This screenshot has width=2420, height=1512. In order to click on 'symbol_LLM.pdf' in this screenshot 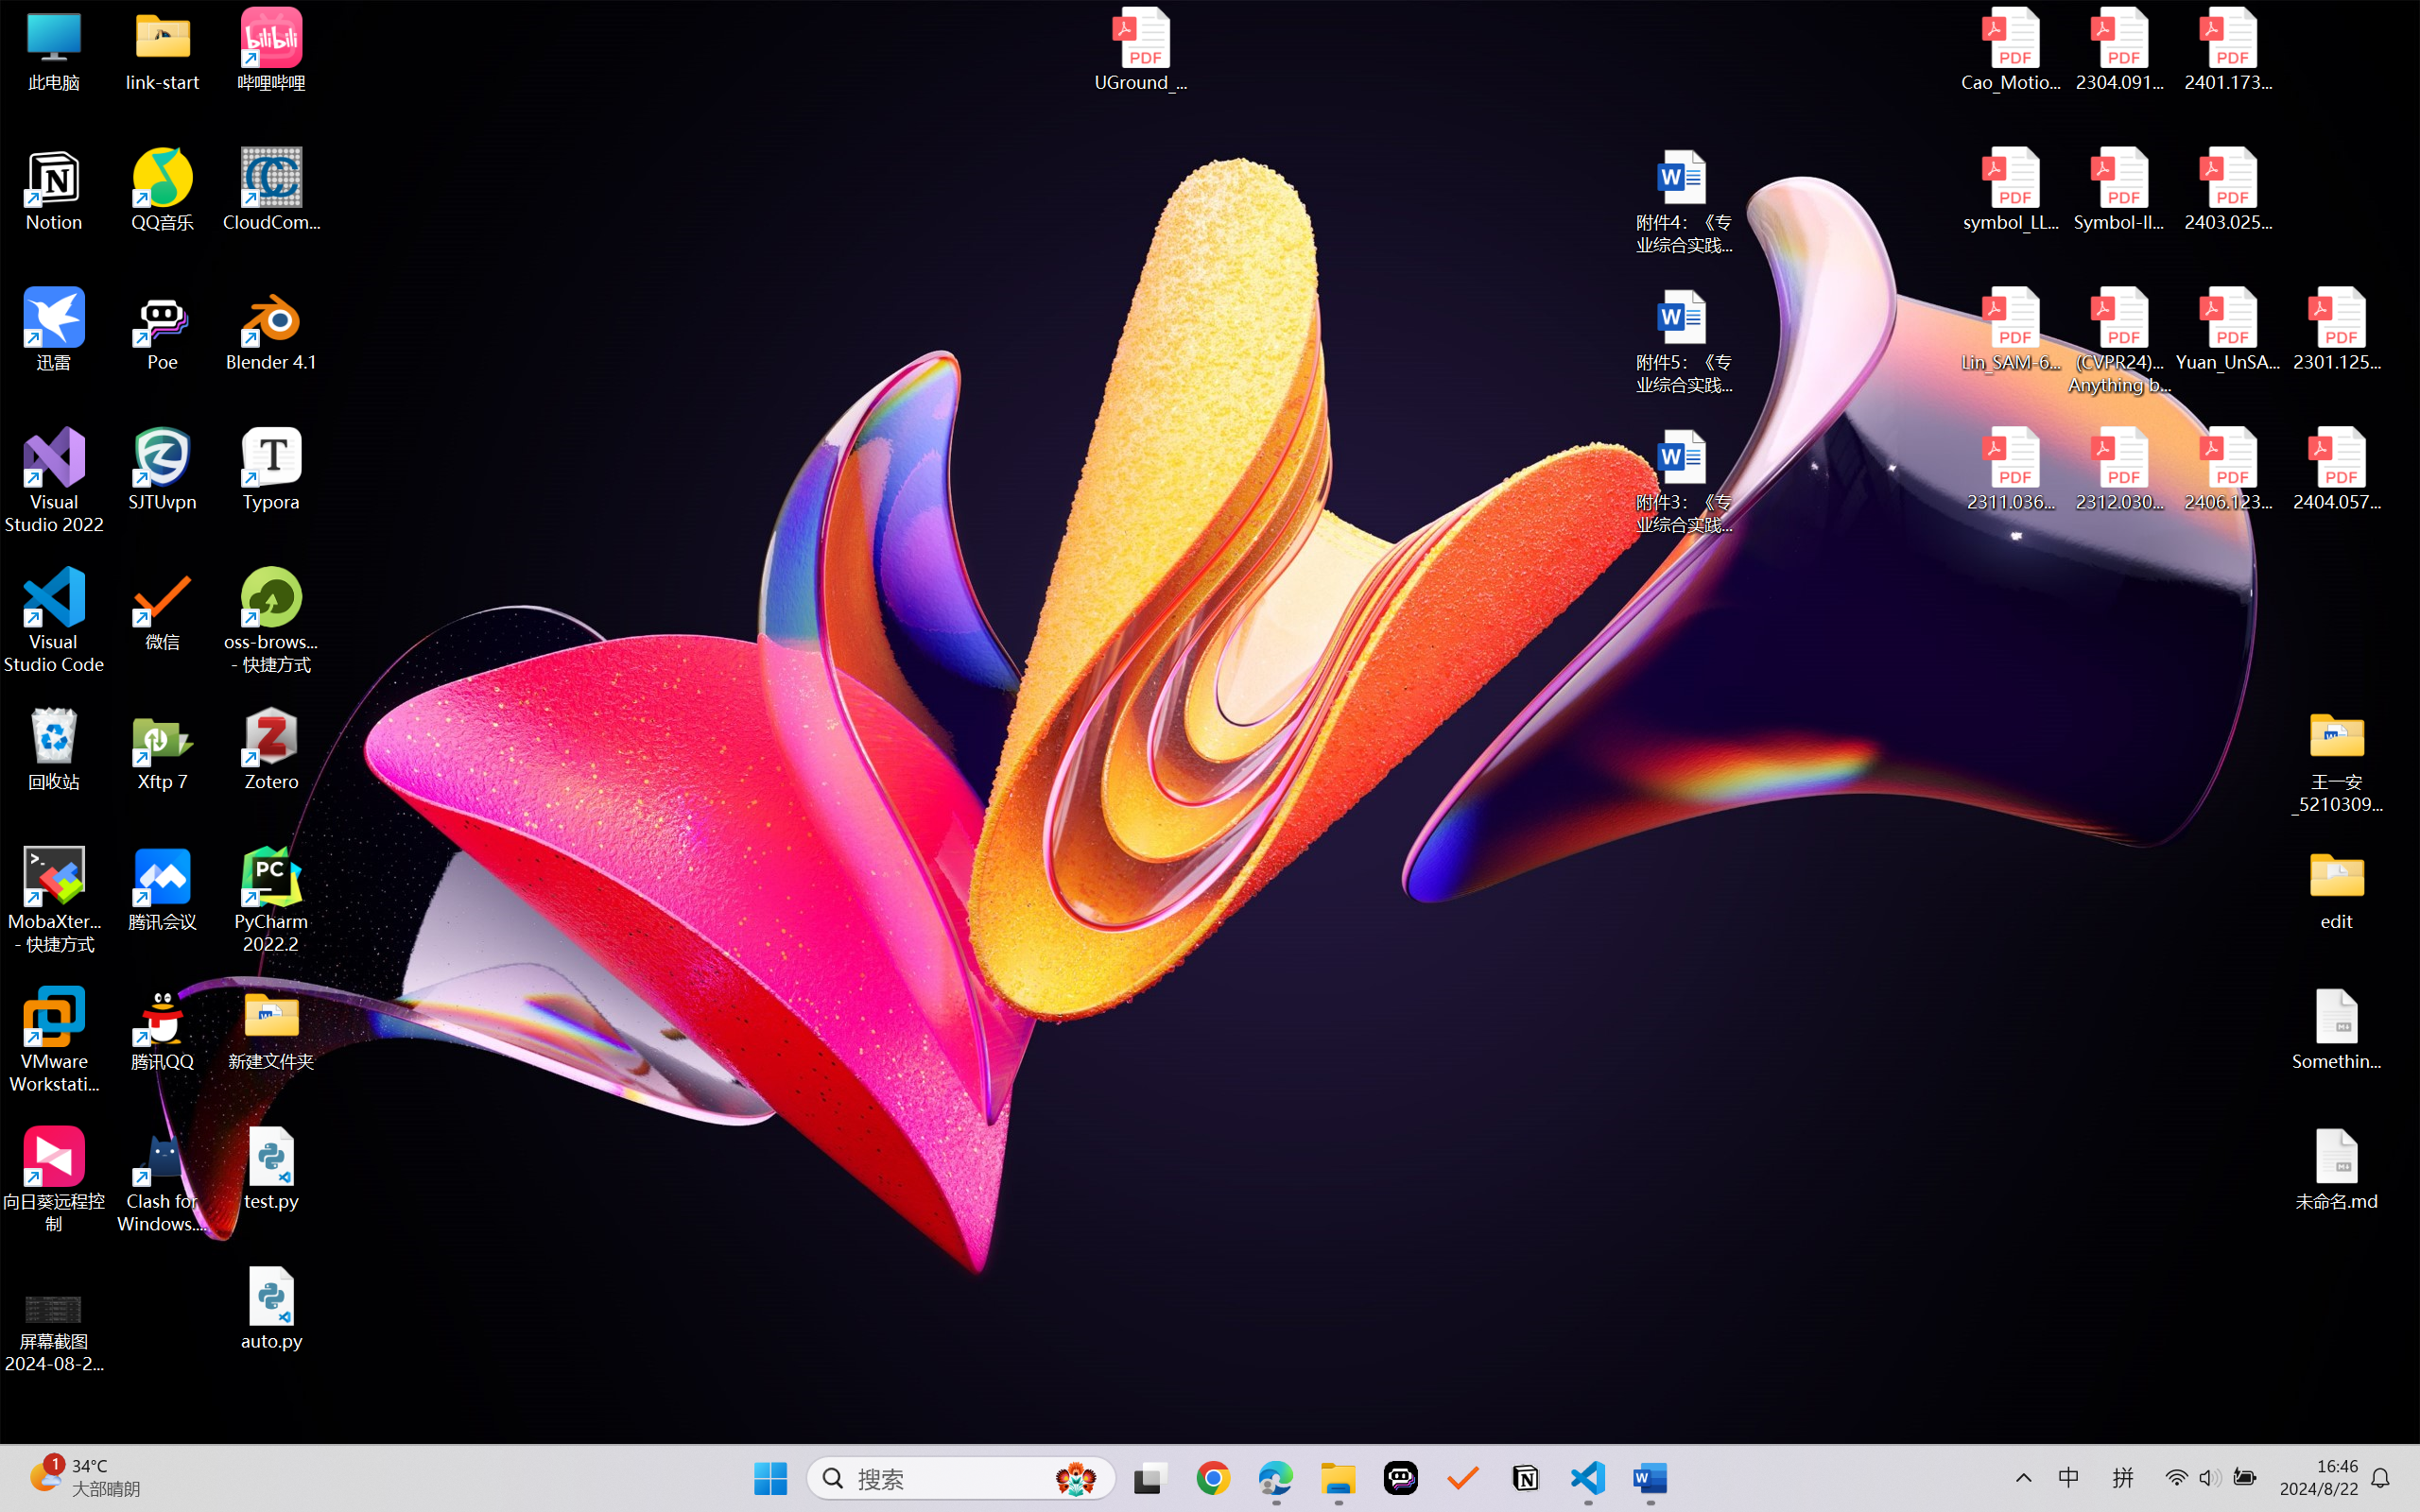, I will do `click(2011, 190)`.